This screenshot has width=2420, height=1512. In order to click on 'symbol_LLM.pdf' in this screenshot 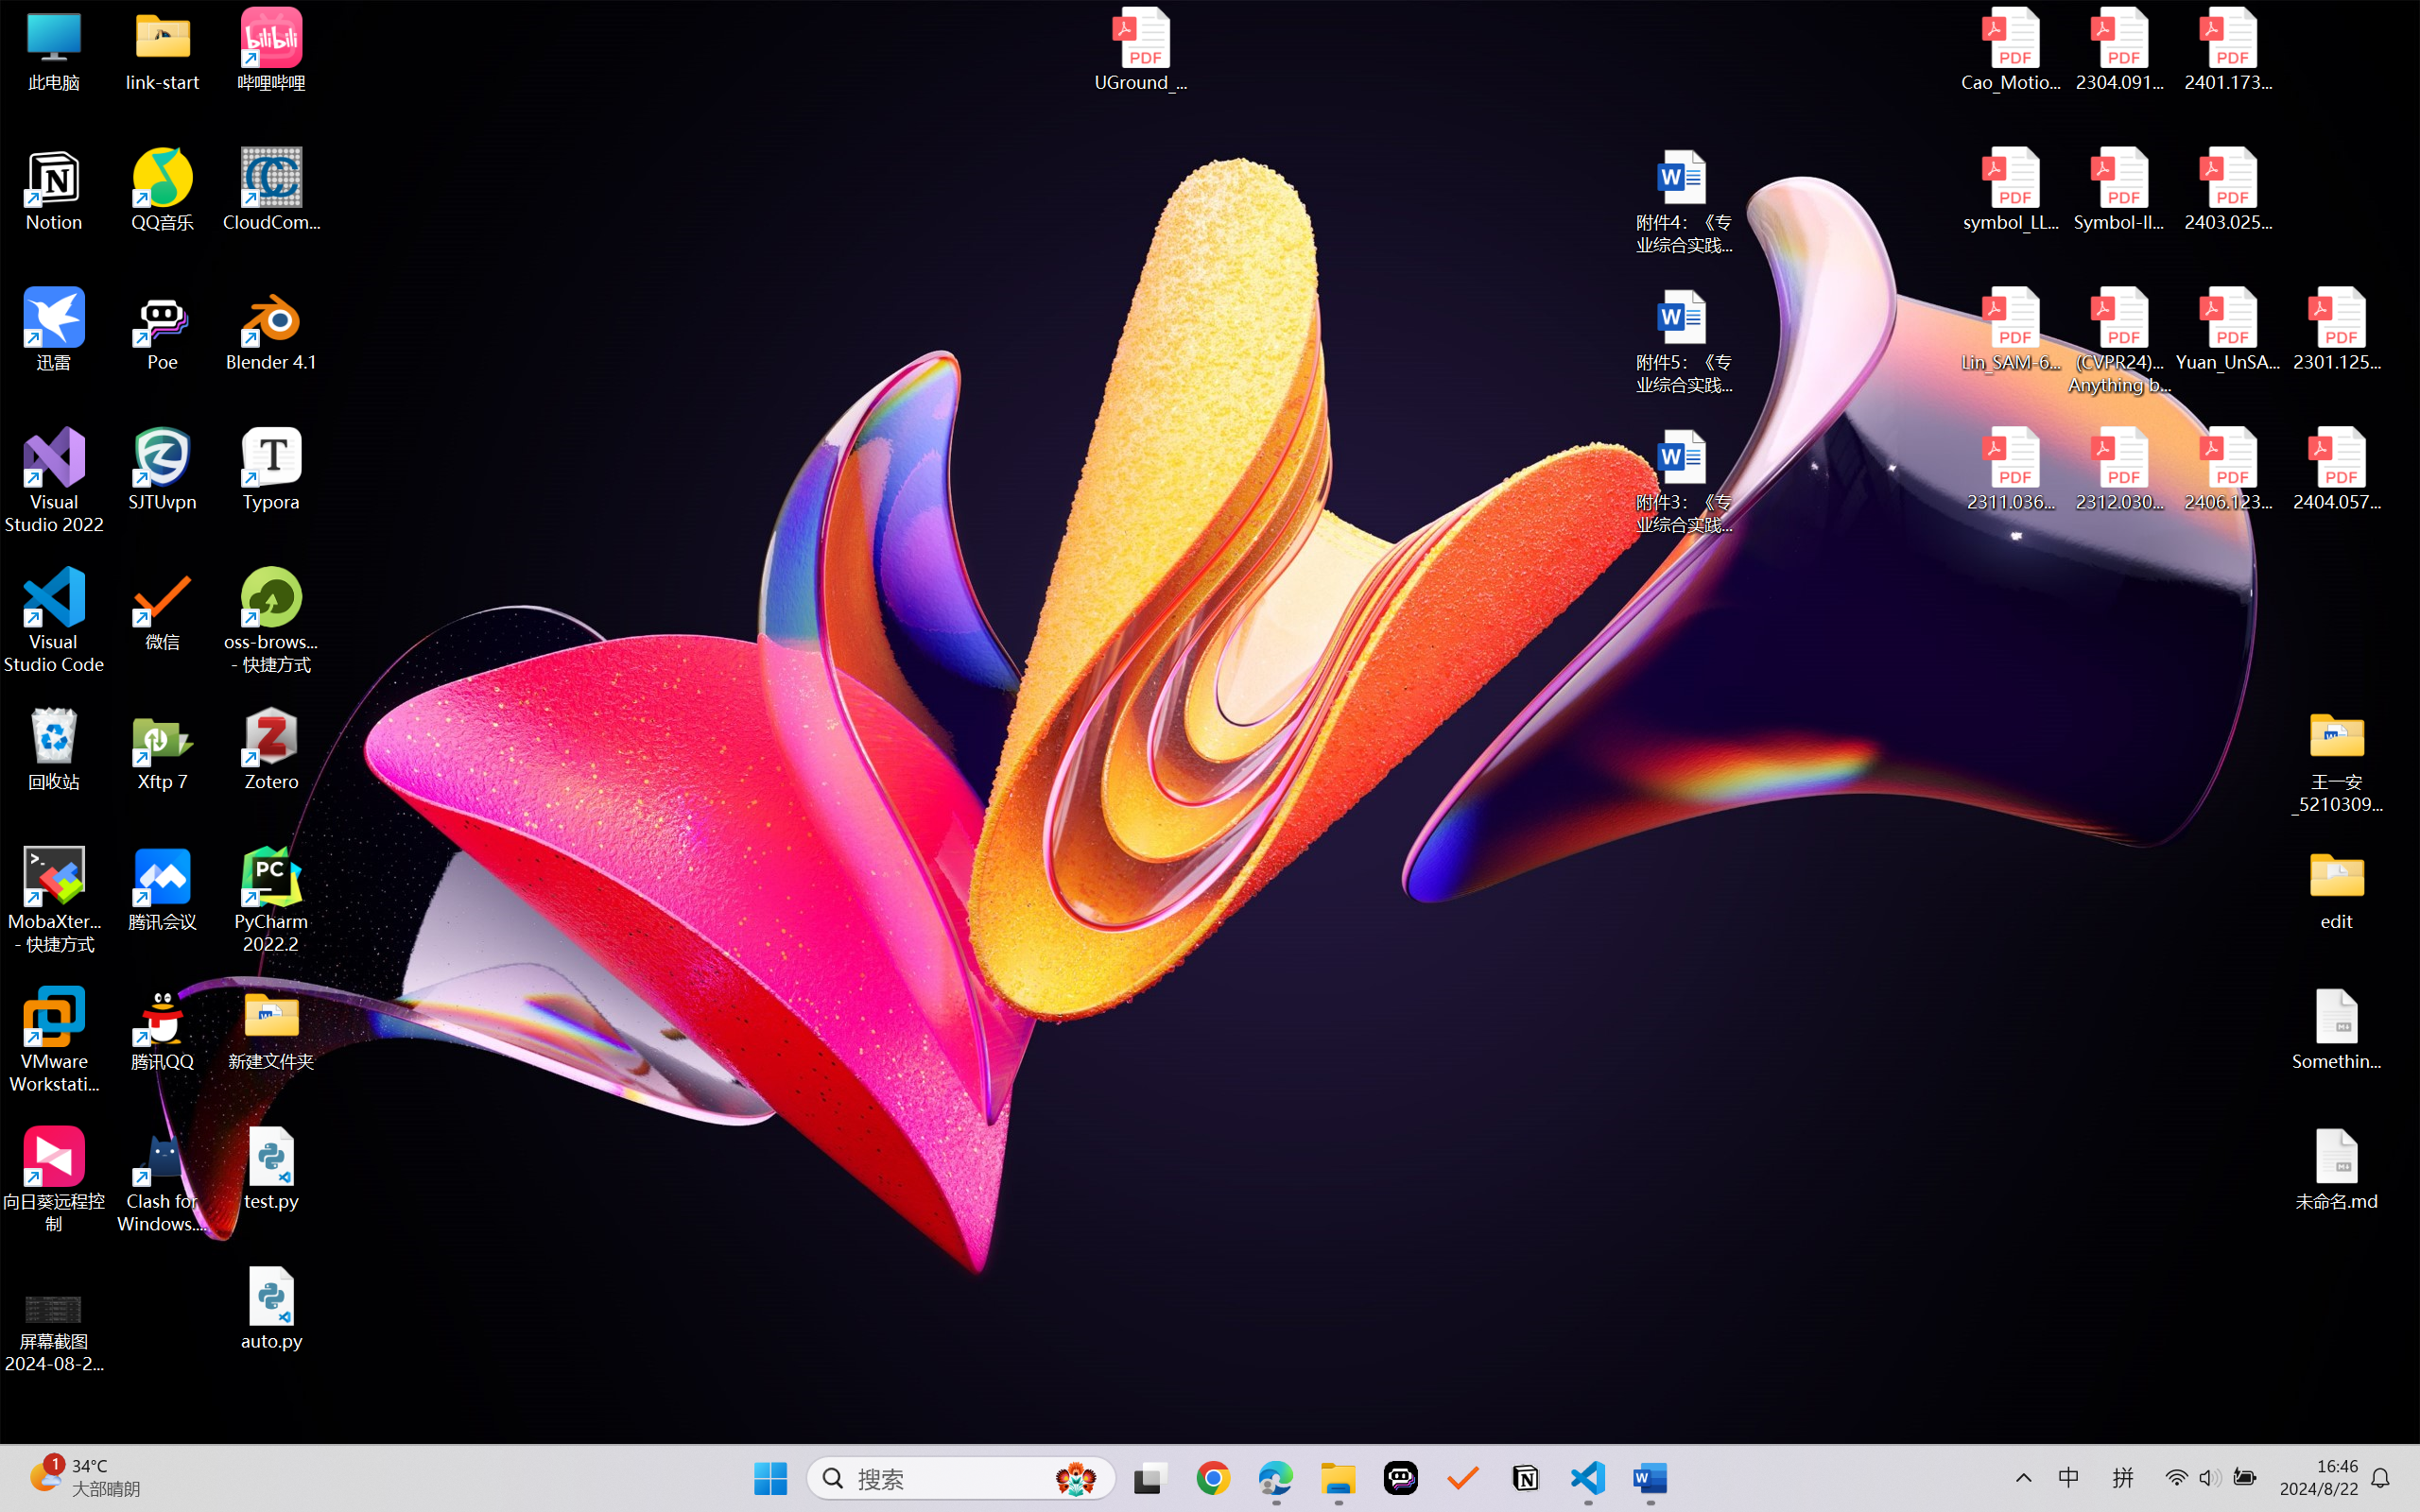, I will do `click(2011, 190)`.